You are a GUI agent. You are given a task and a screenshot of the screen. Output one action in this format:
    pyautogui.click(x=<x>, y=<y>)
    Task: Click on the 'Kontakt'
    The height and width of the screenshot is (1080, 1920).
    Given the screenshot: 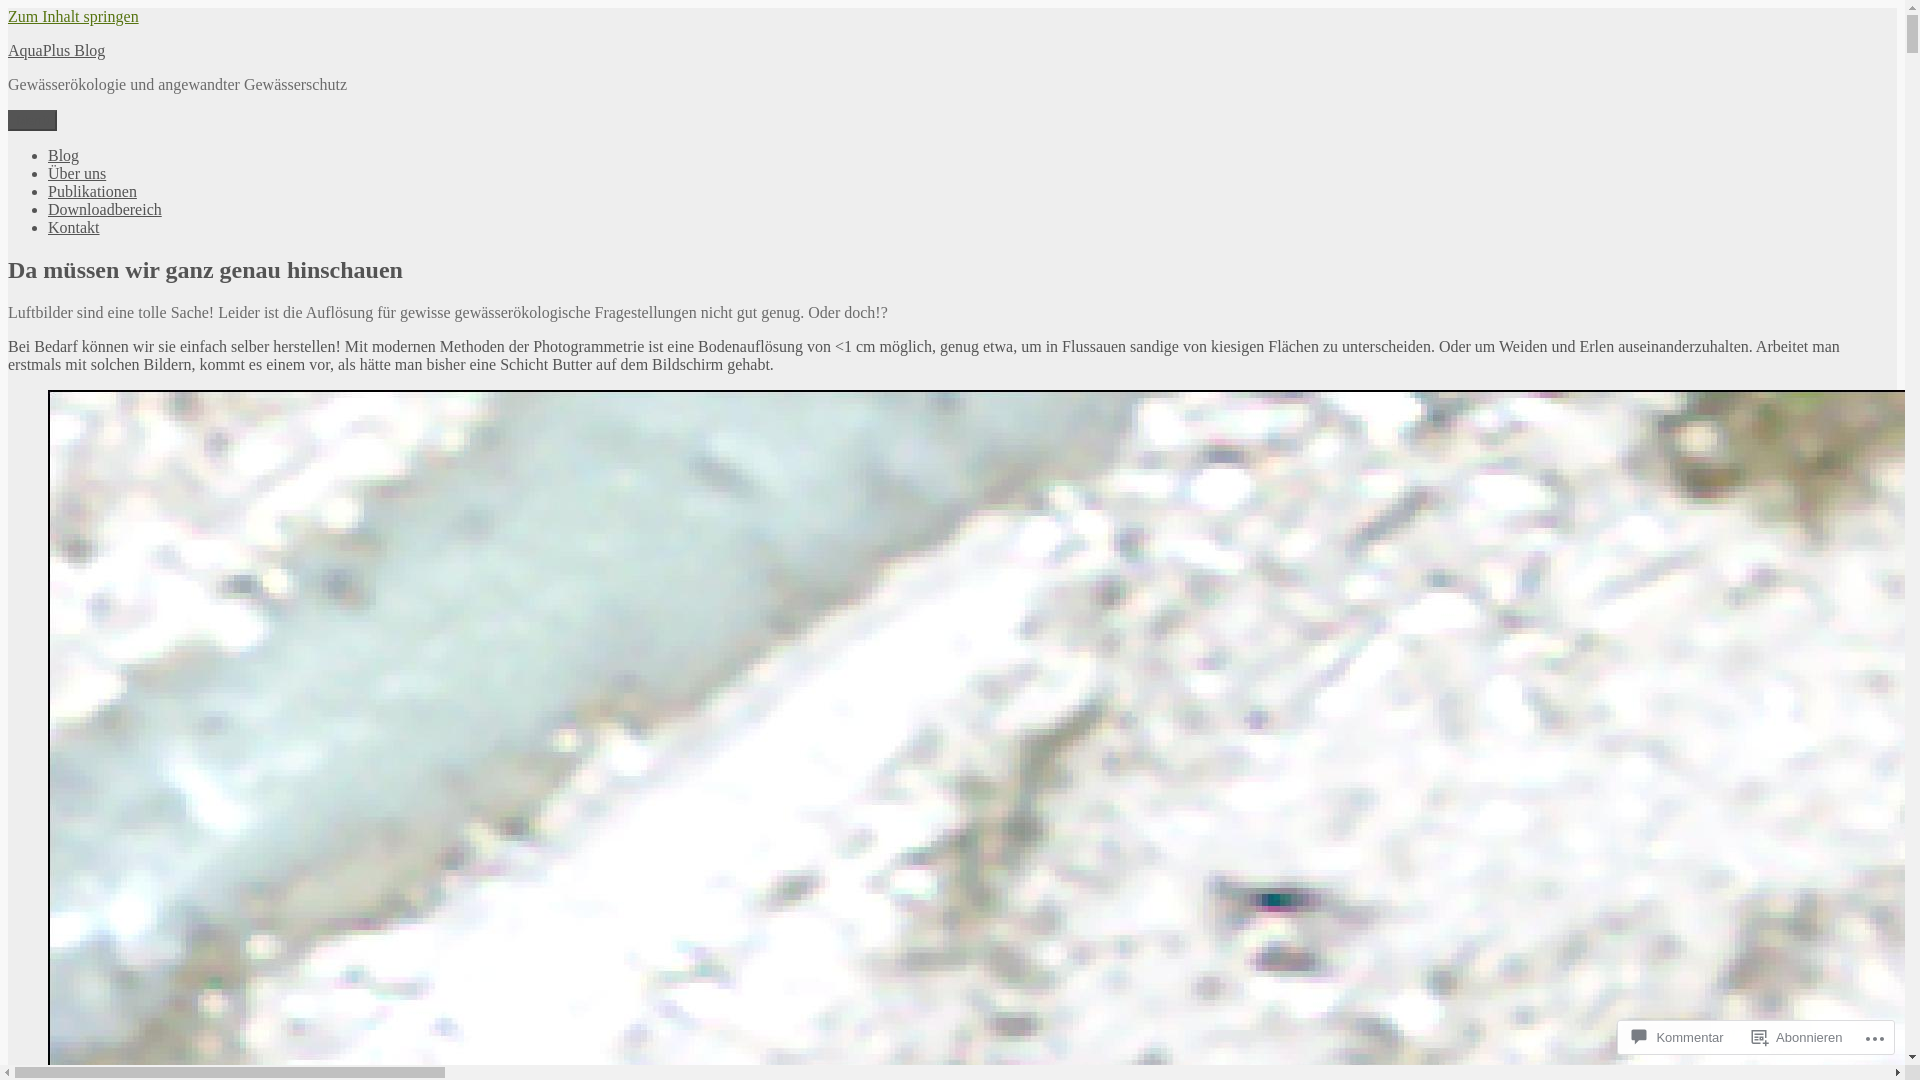 What is the action you would take?
    pyautogui.click(x=73, y=226)
    